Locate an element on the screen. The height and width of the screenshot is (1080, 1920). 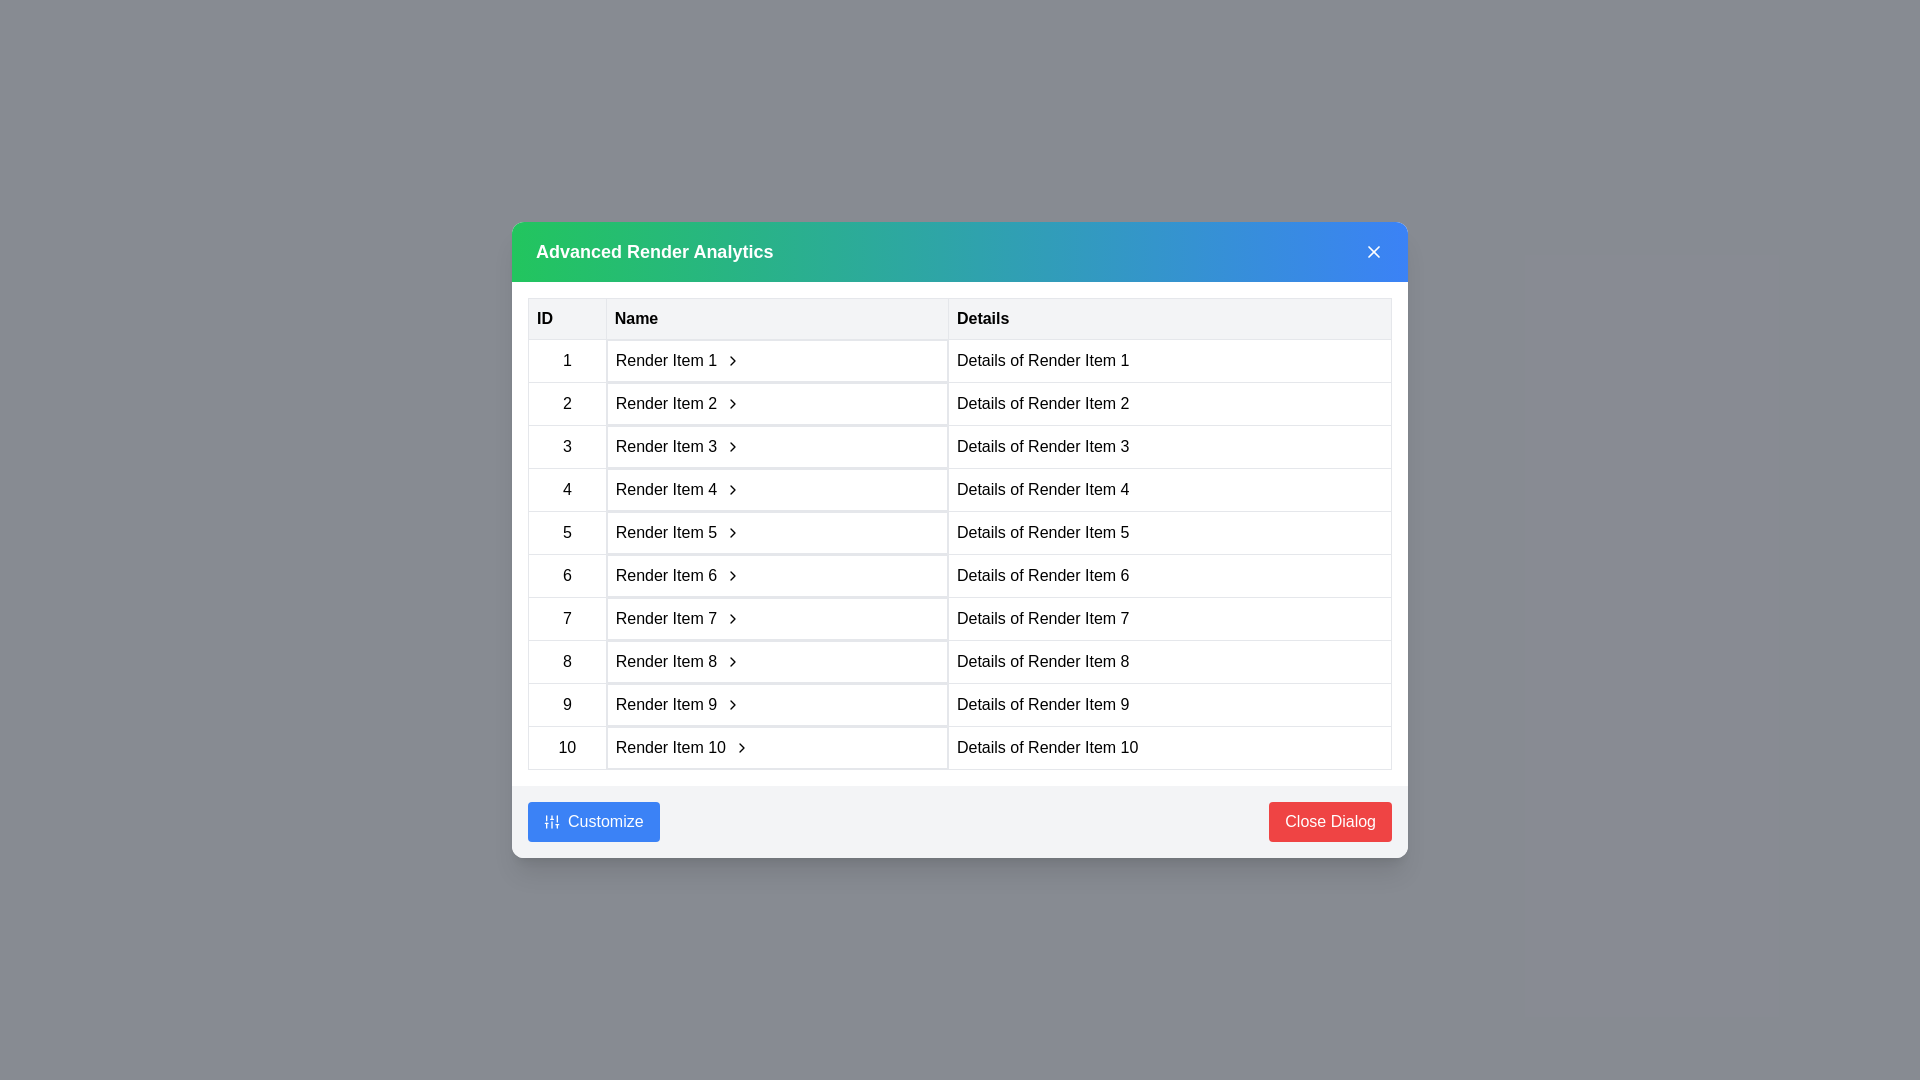
'X' icon at the top-right corner of the dialog to close it is located at coordinates (1372, 250).